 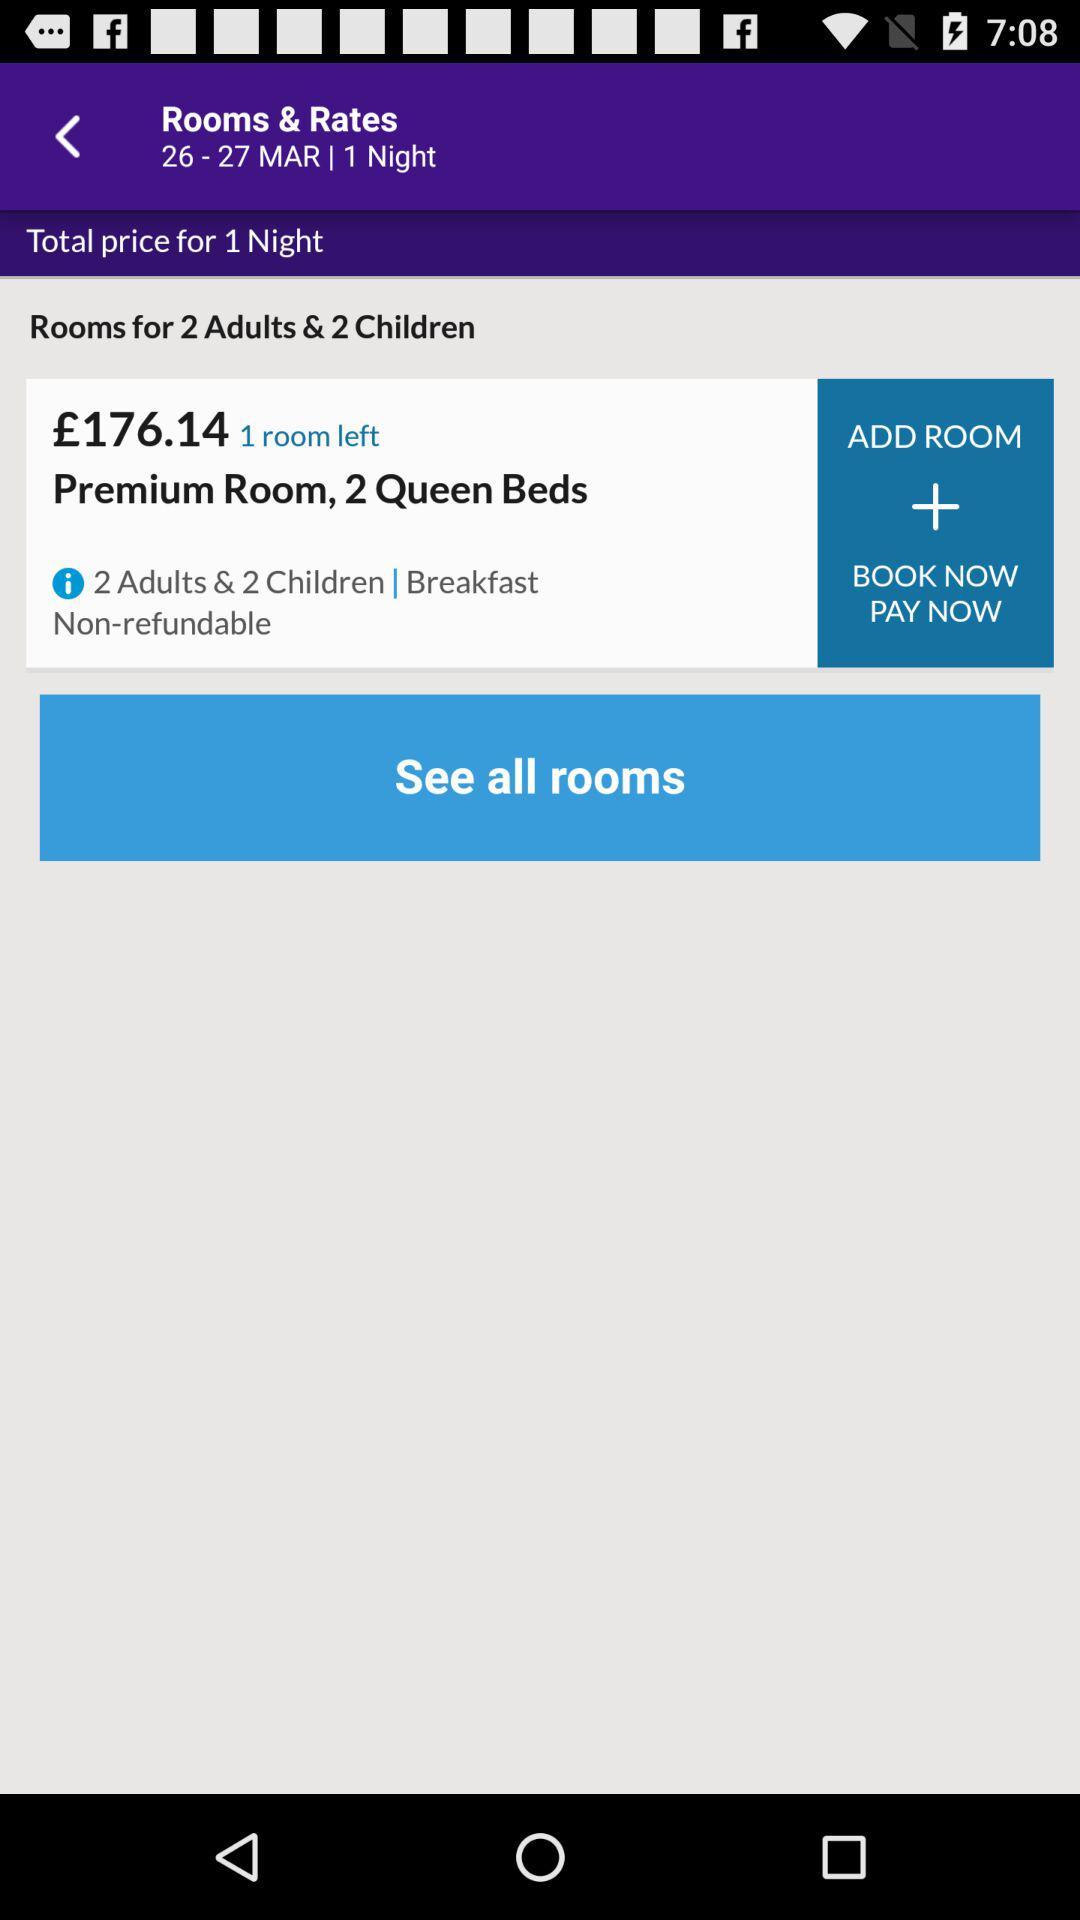 I want to click on the item next to the add room icon, so click(x=309, y=436).